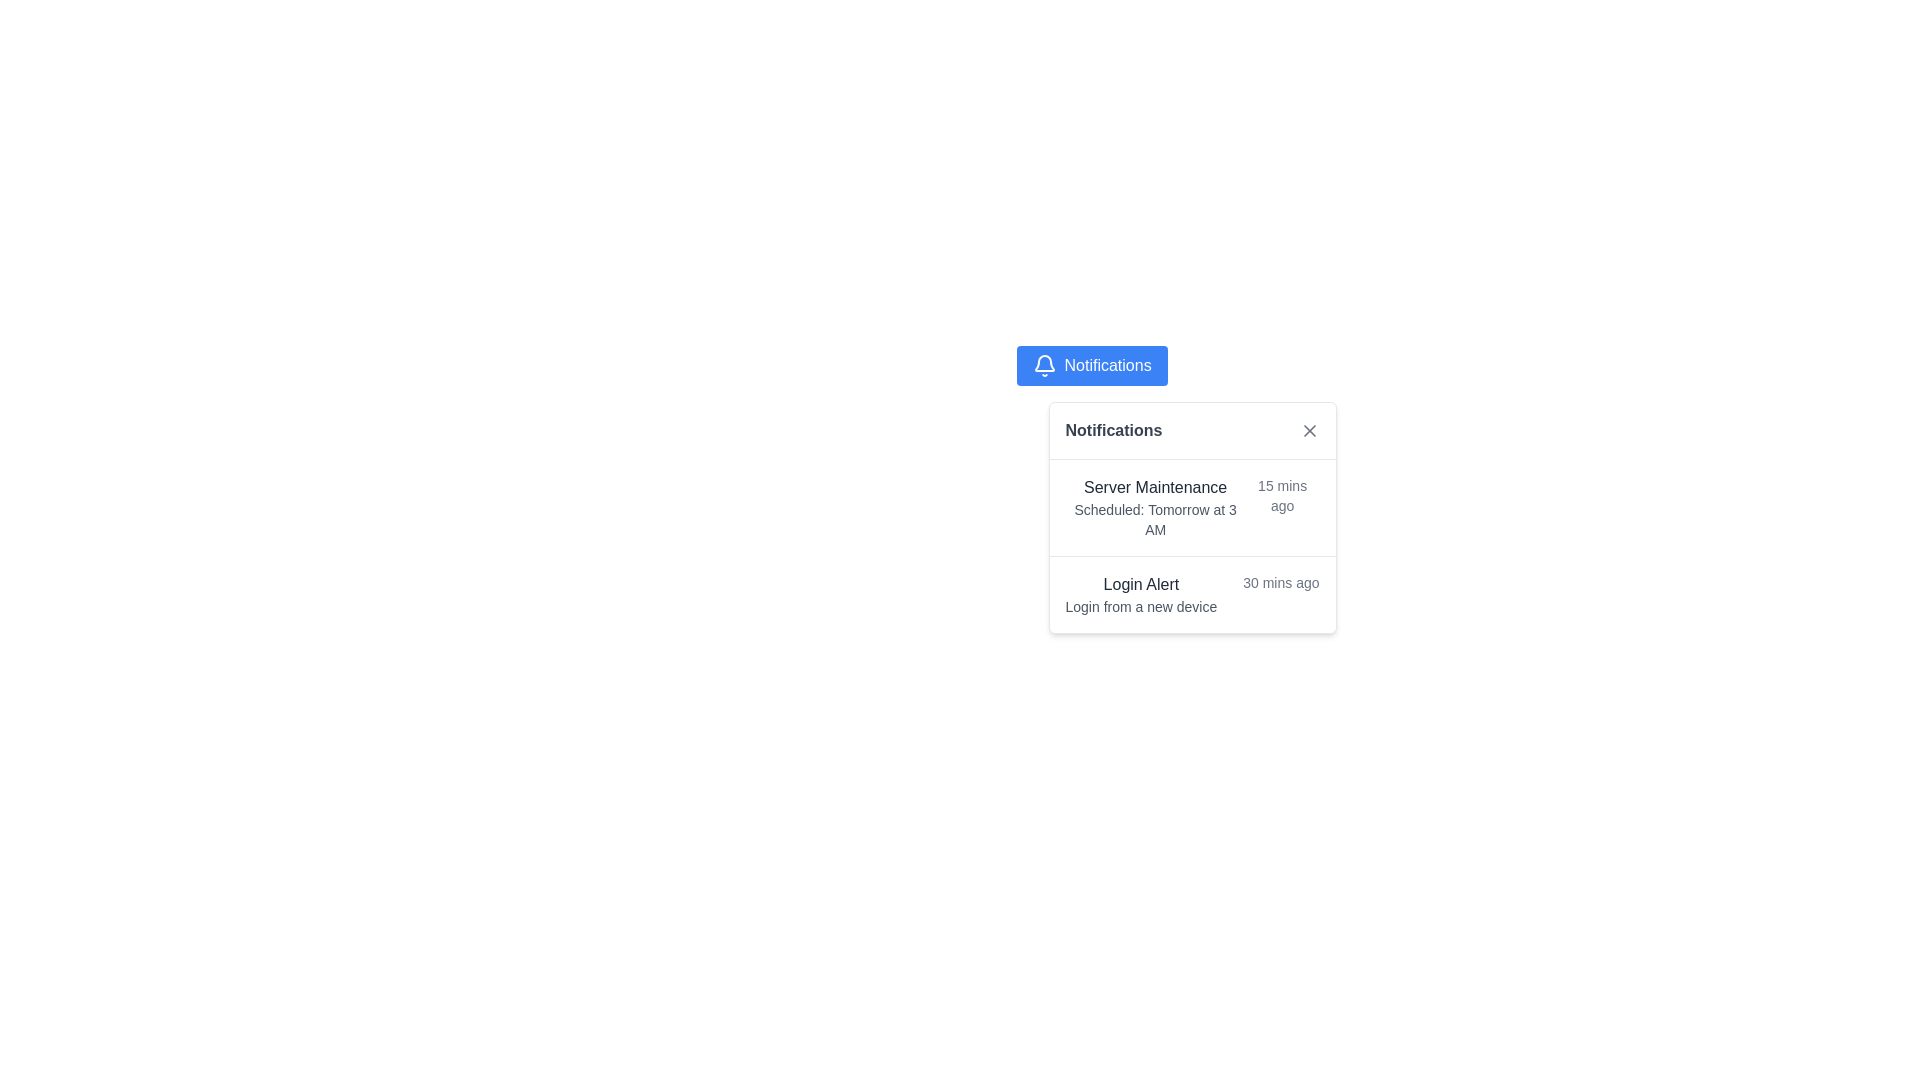 Image resolution: width=1920 pixels, height=1080 pixels. I want to click on the first notification entry titled 'Server Maintenance', so click(1192, 506).